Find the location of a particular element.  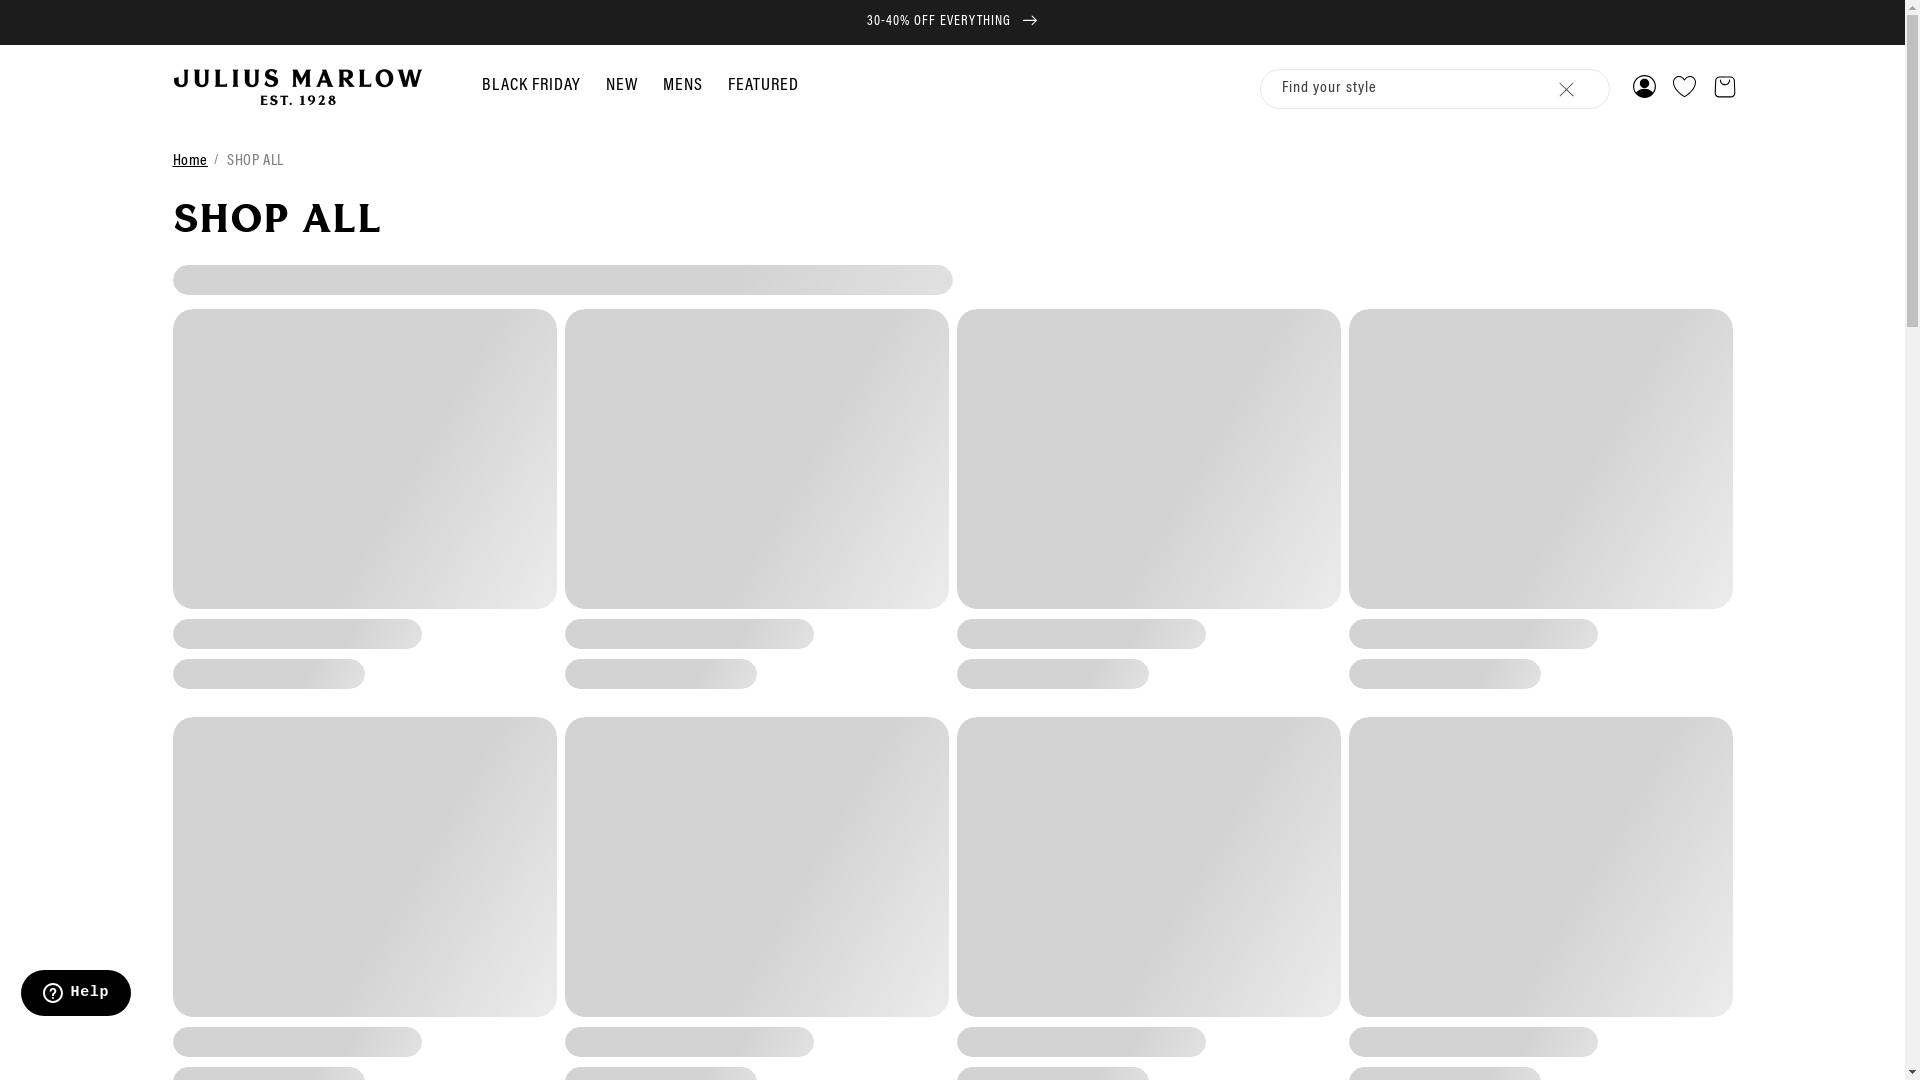

'NEW' is located at coordinates (604, 85).